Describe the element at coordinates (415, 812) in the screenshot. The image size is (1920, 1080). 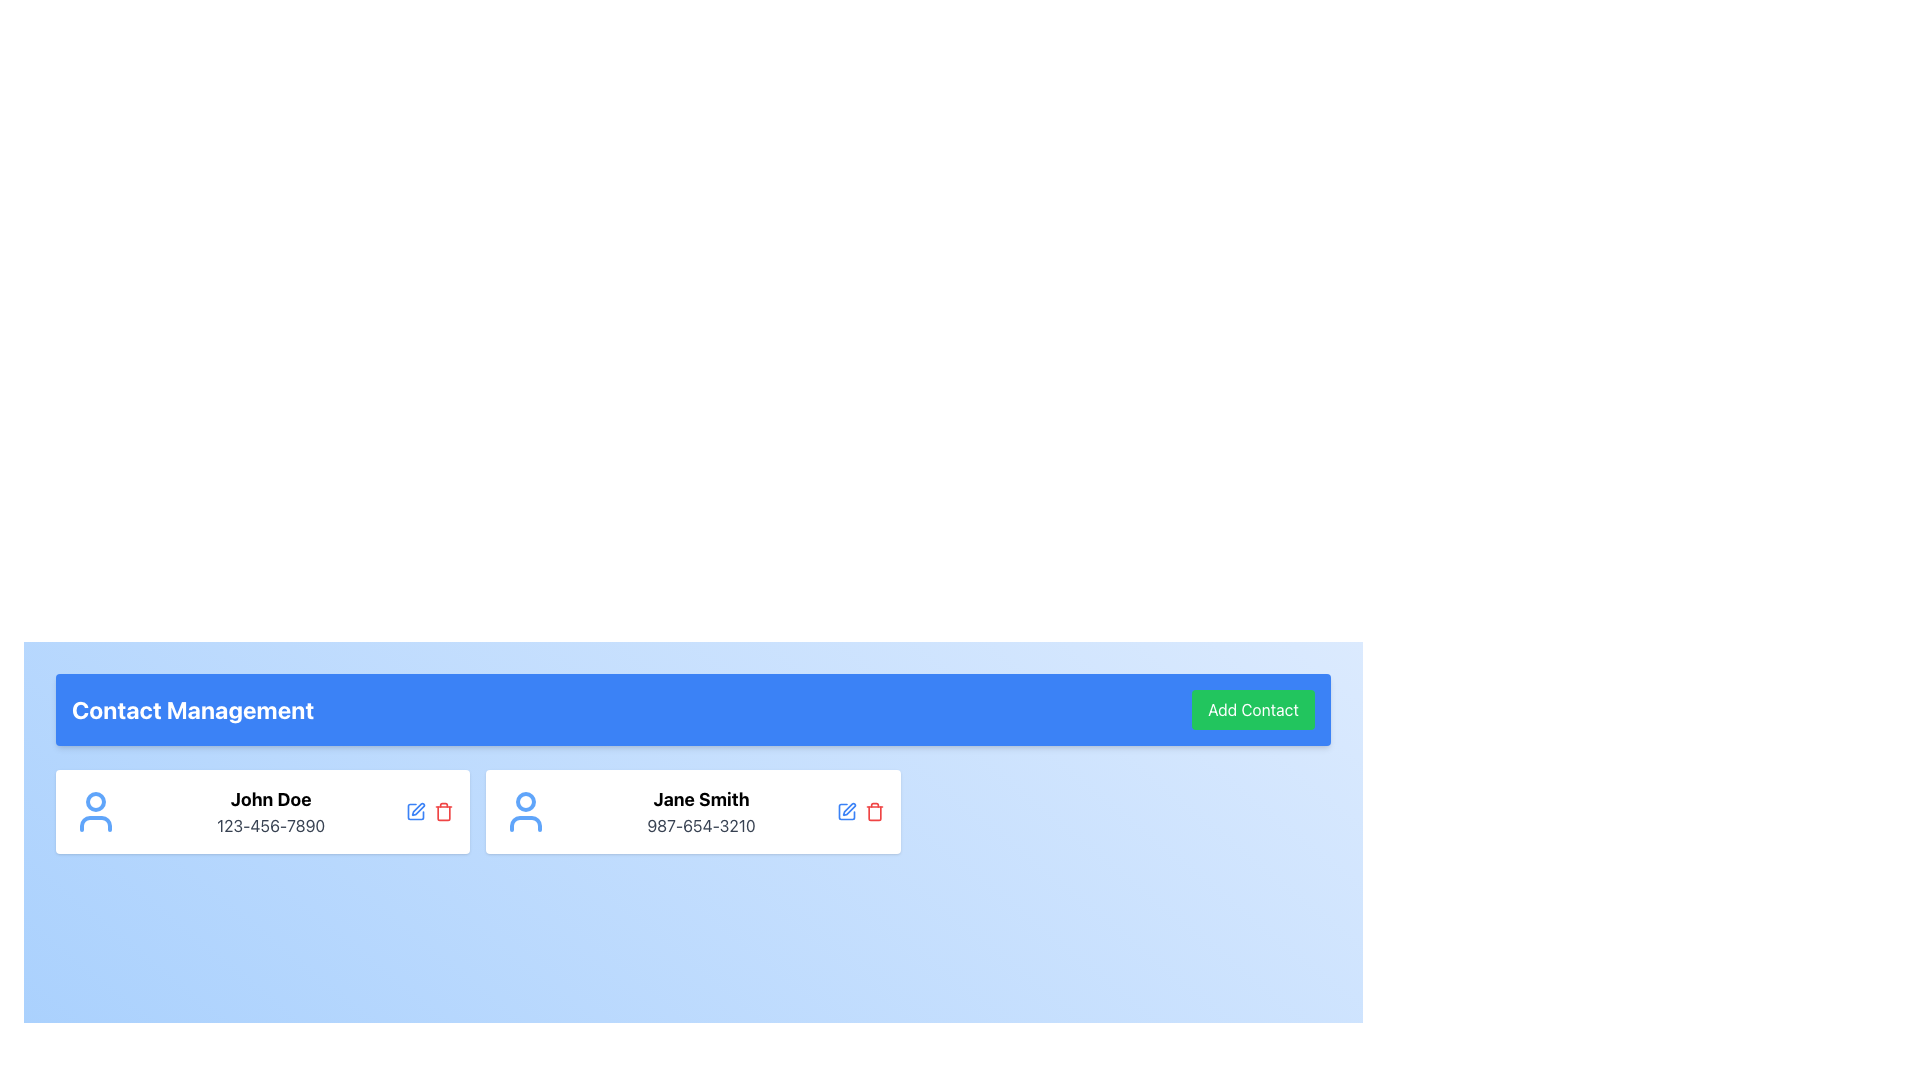
I see `the 'Edit' button located within the contact card for 'John Doe' to initiate editing` at that location.